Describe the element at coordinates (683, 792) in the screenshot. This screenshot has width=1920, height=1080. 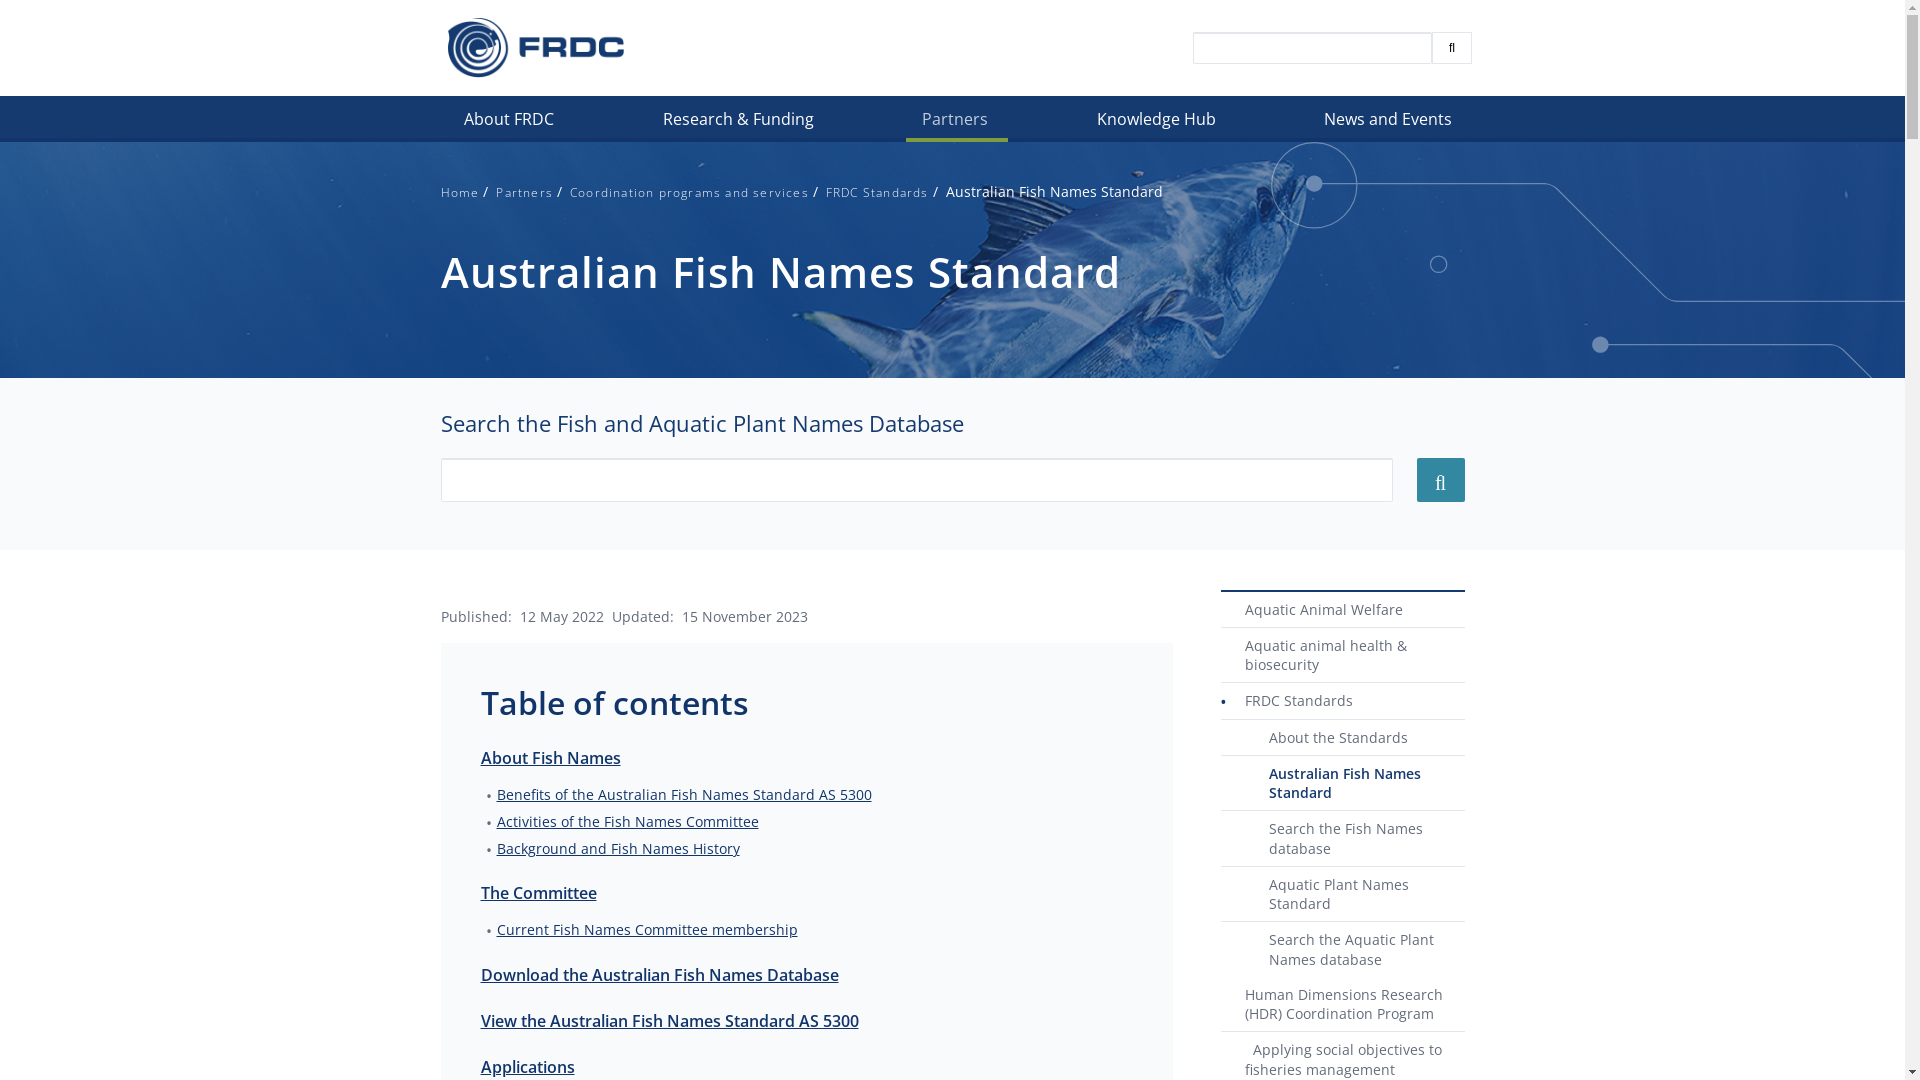
I see `'Benefits of the Australian Fish Names Standard AS 5300'` at that location.